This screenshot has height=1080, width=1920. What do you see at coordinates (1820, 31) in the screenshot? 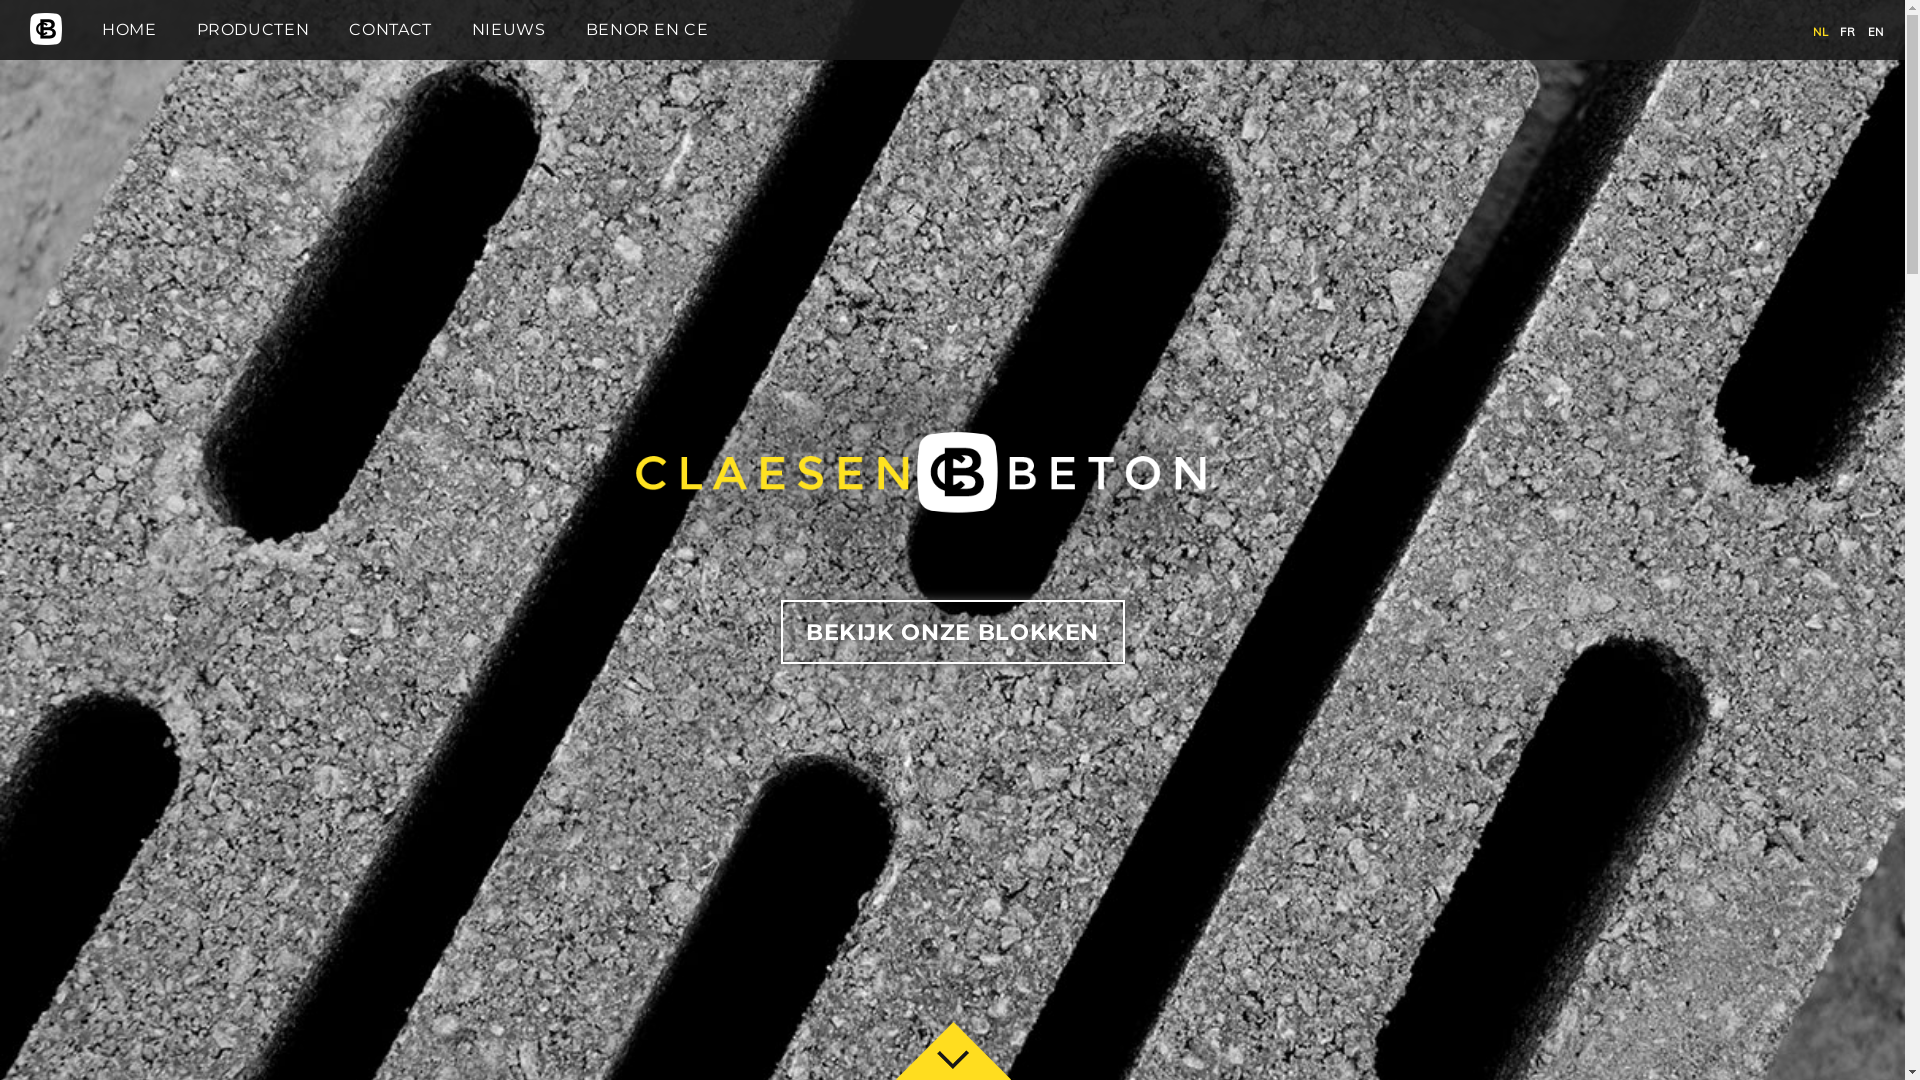
I see `'NL'` at bounding box center [1820, 31].